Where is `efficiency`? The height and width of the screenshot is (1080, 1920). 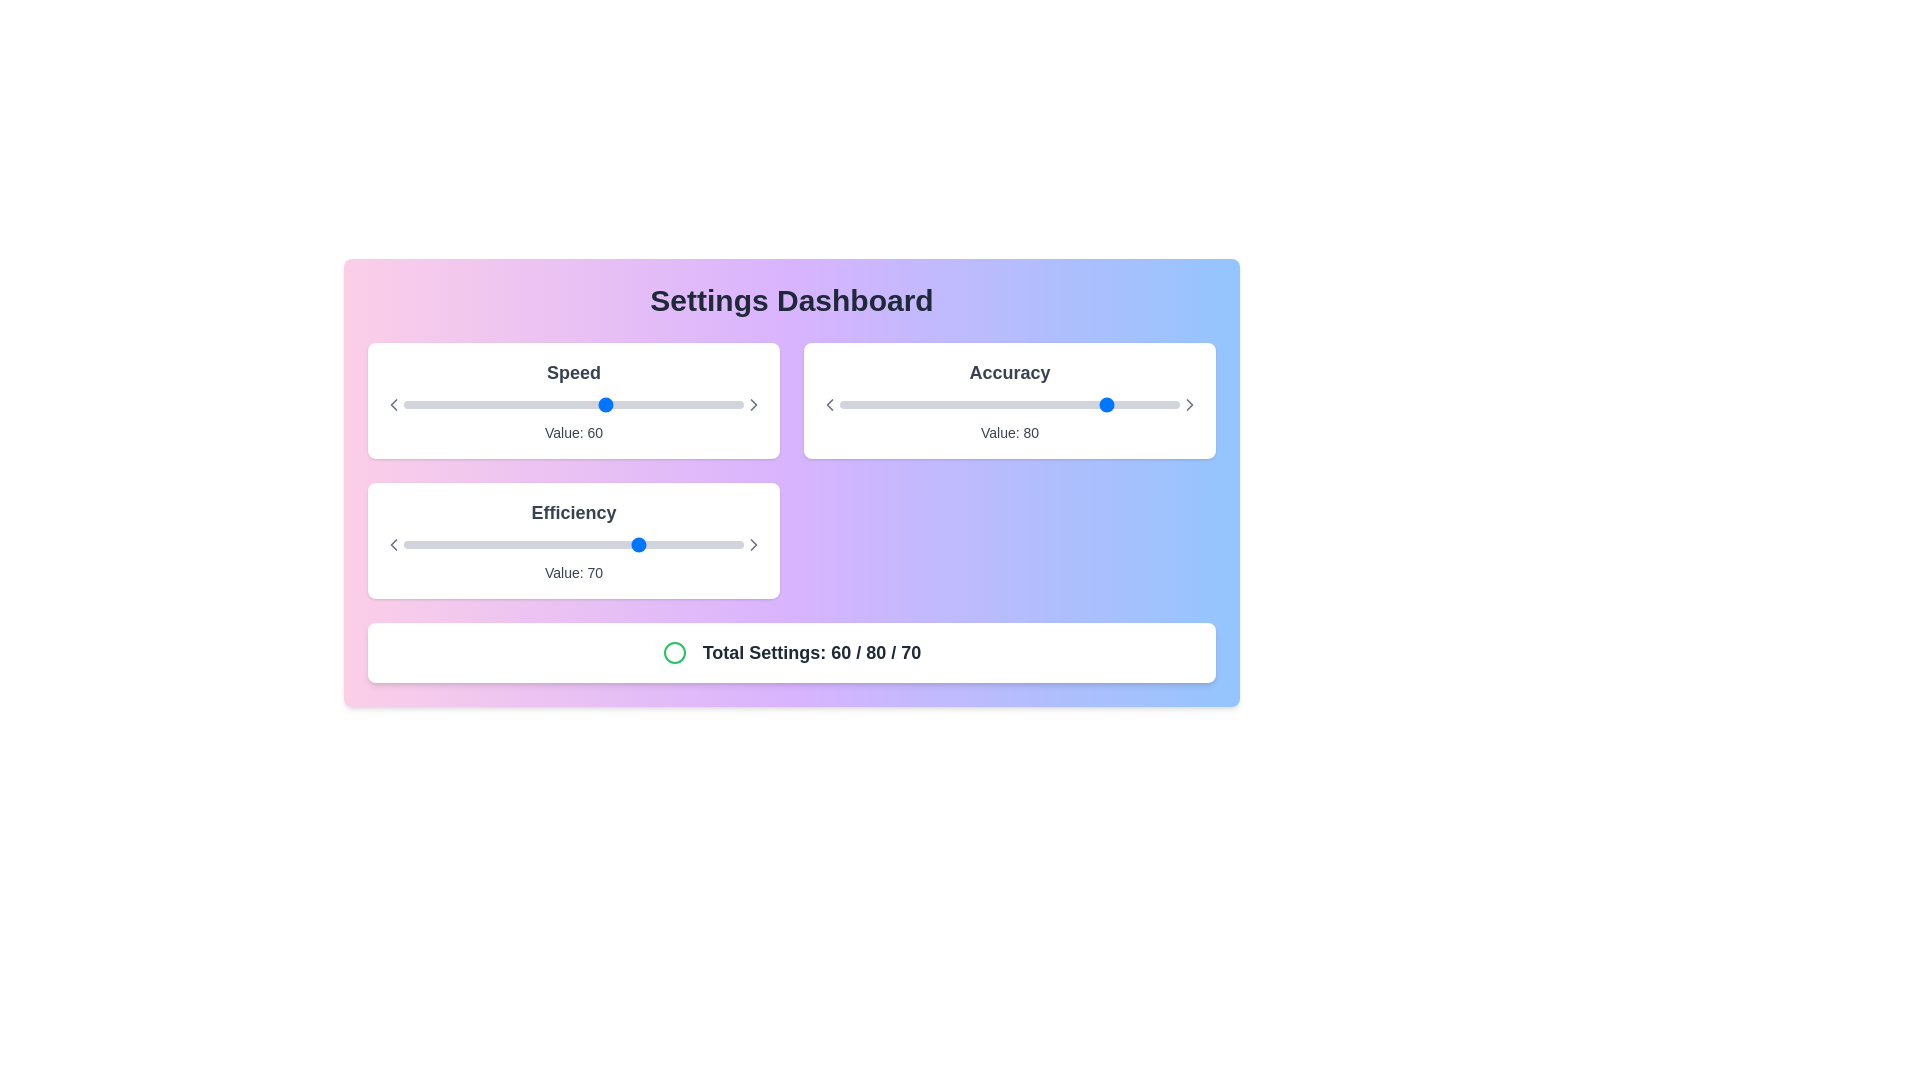 efficiency is located at coordinates (630, 544).